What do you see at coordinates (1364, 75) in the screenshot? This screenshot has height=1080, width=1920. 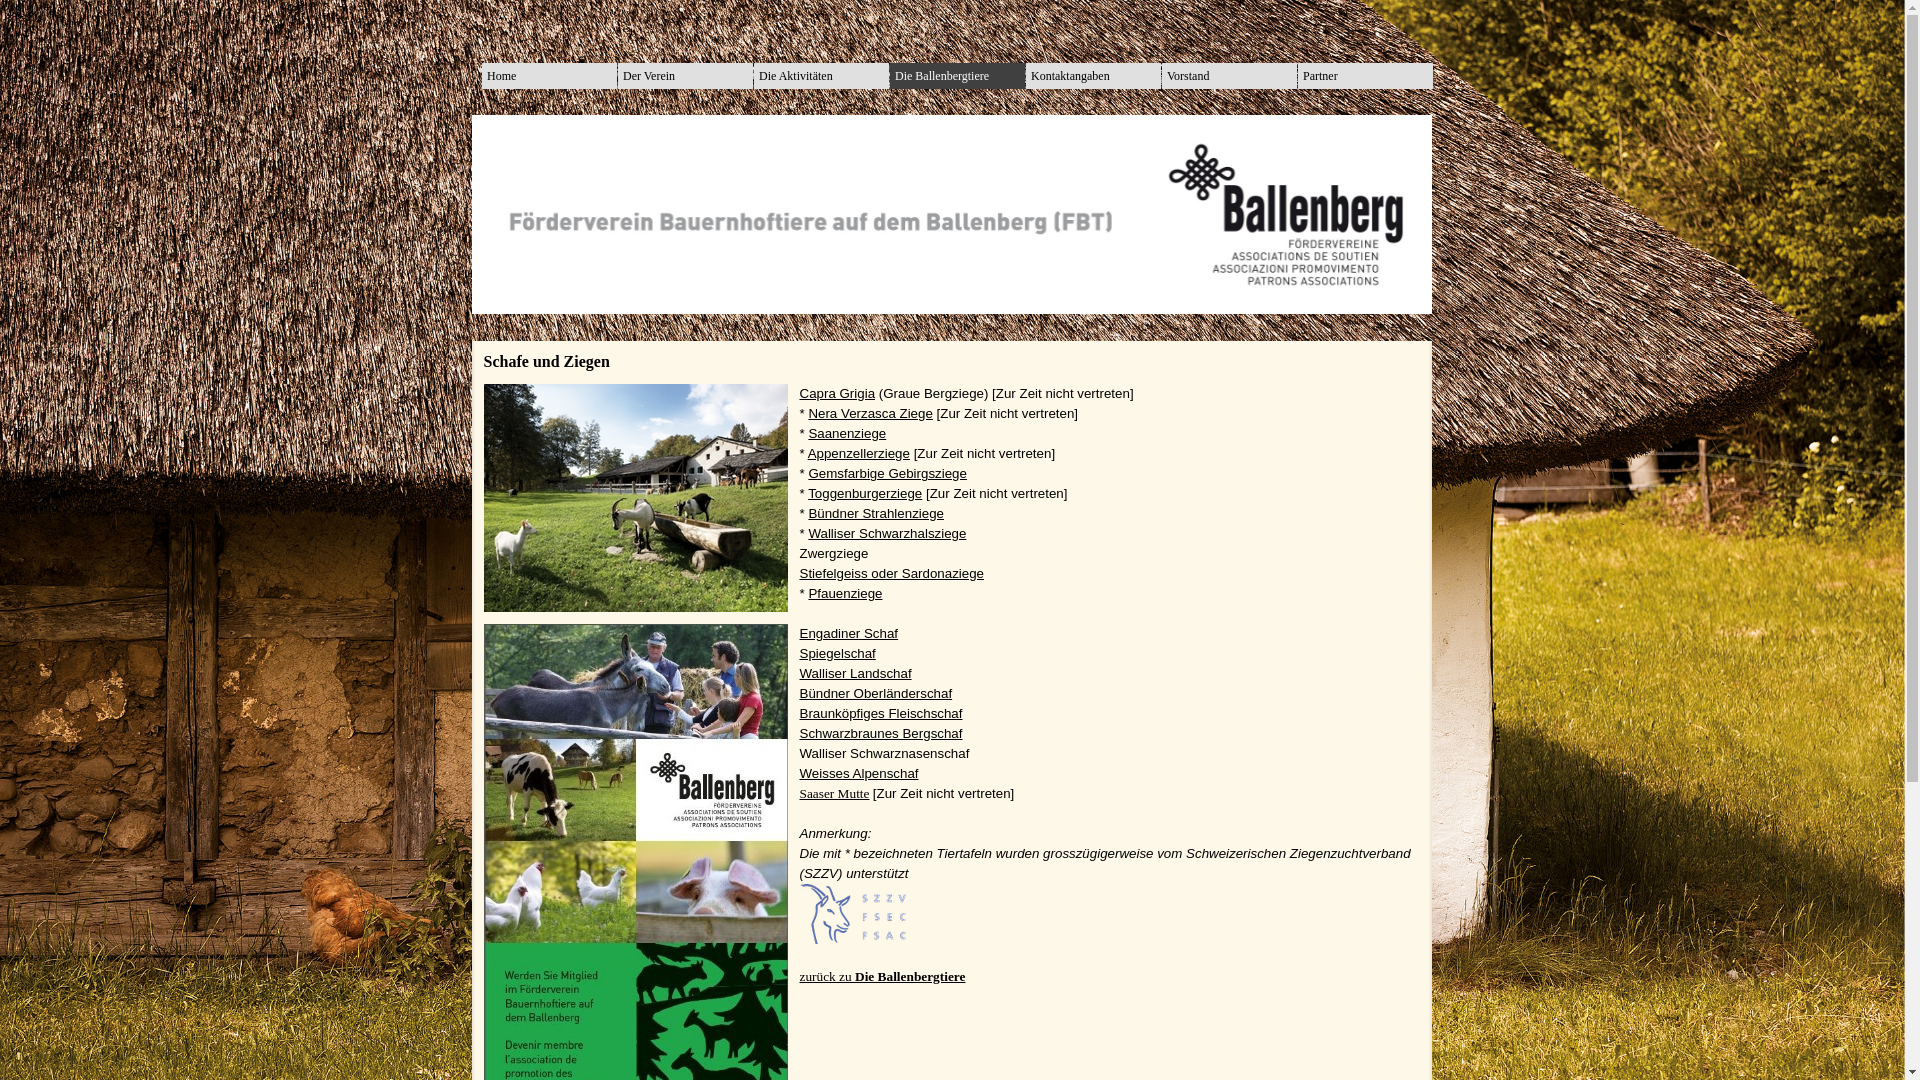 I see `'Partner'` at bounding box center [1364, 75].